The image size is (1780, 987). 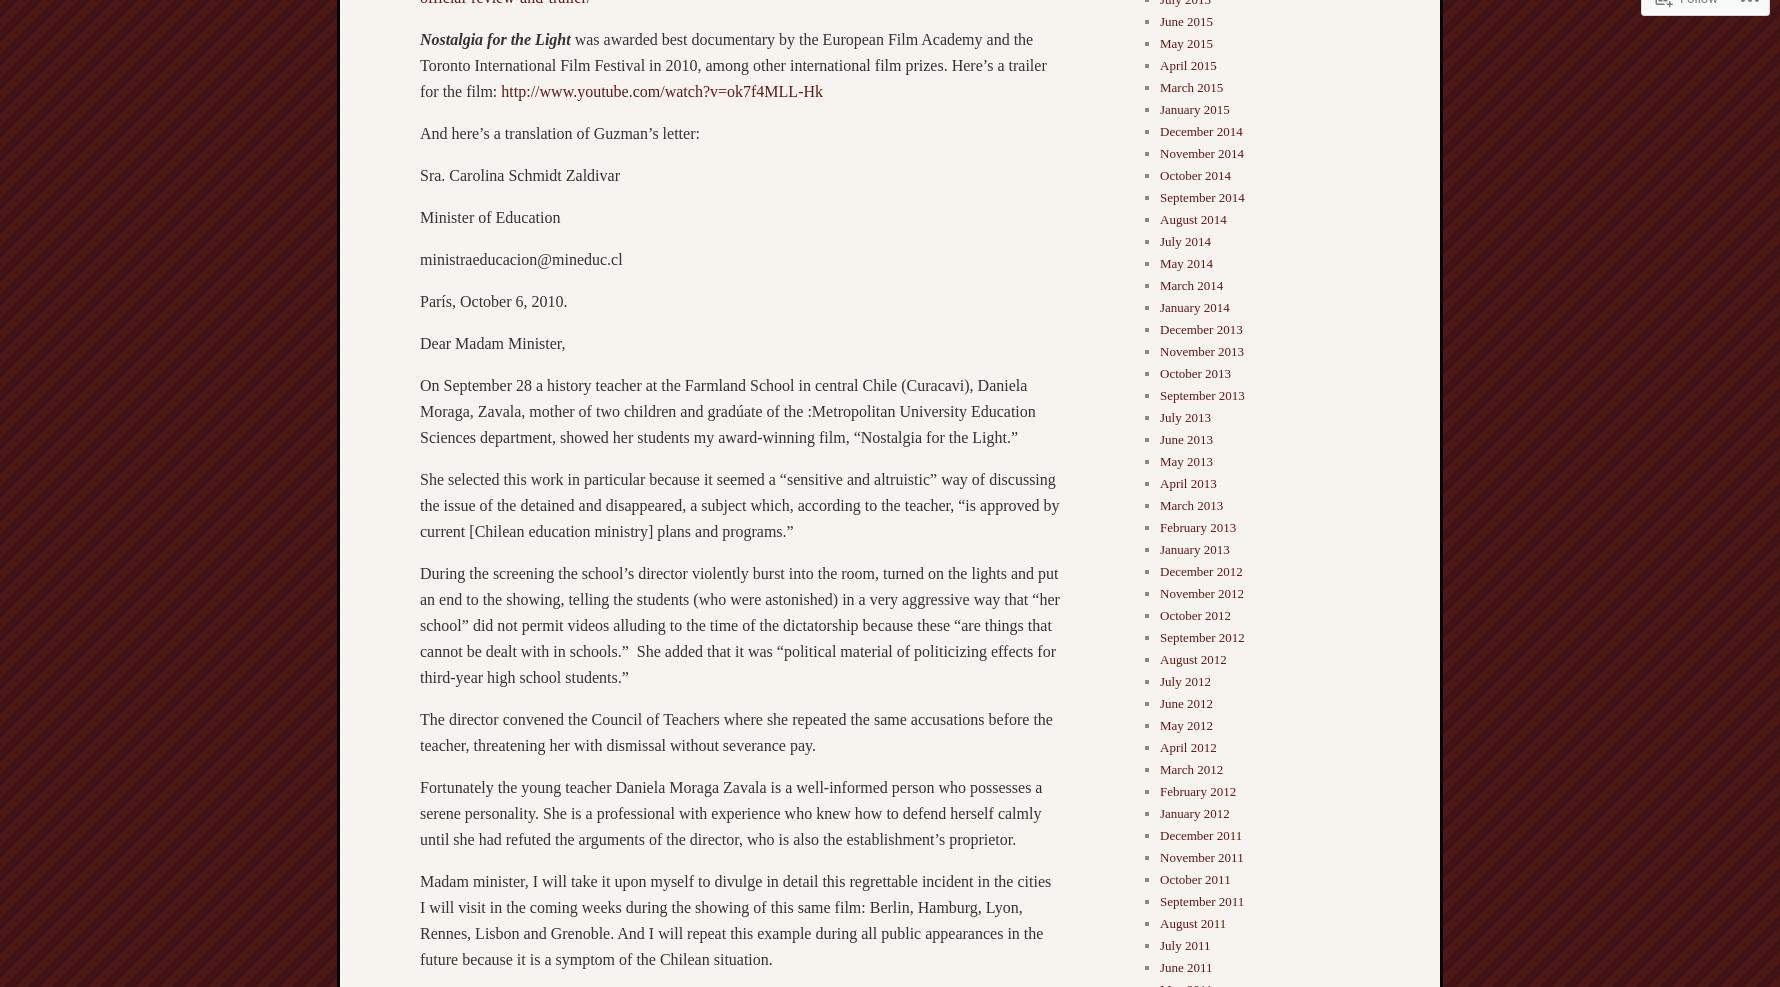 What do you see at coordinates (1192, 922) in the screenshot?
I see `'August 2011'` at bounding box center [1192, 922].